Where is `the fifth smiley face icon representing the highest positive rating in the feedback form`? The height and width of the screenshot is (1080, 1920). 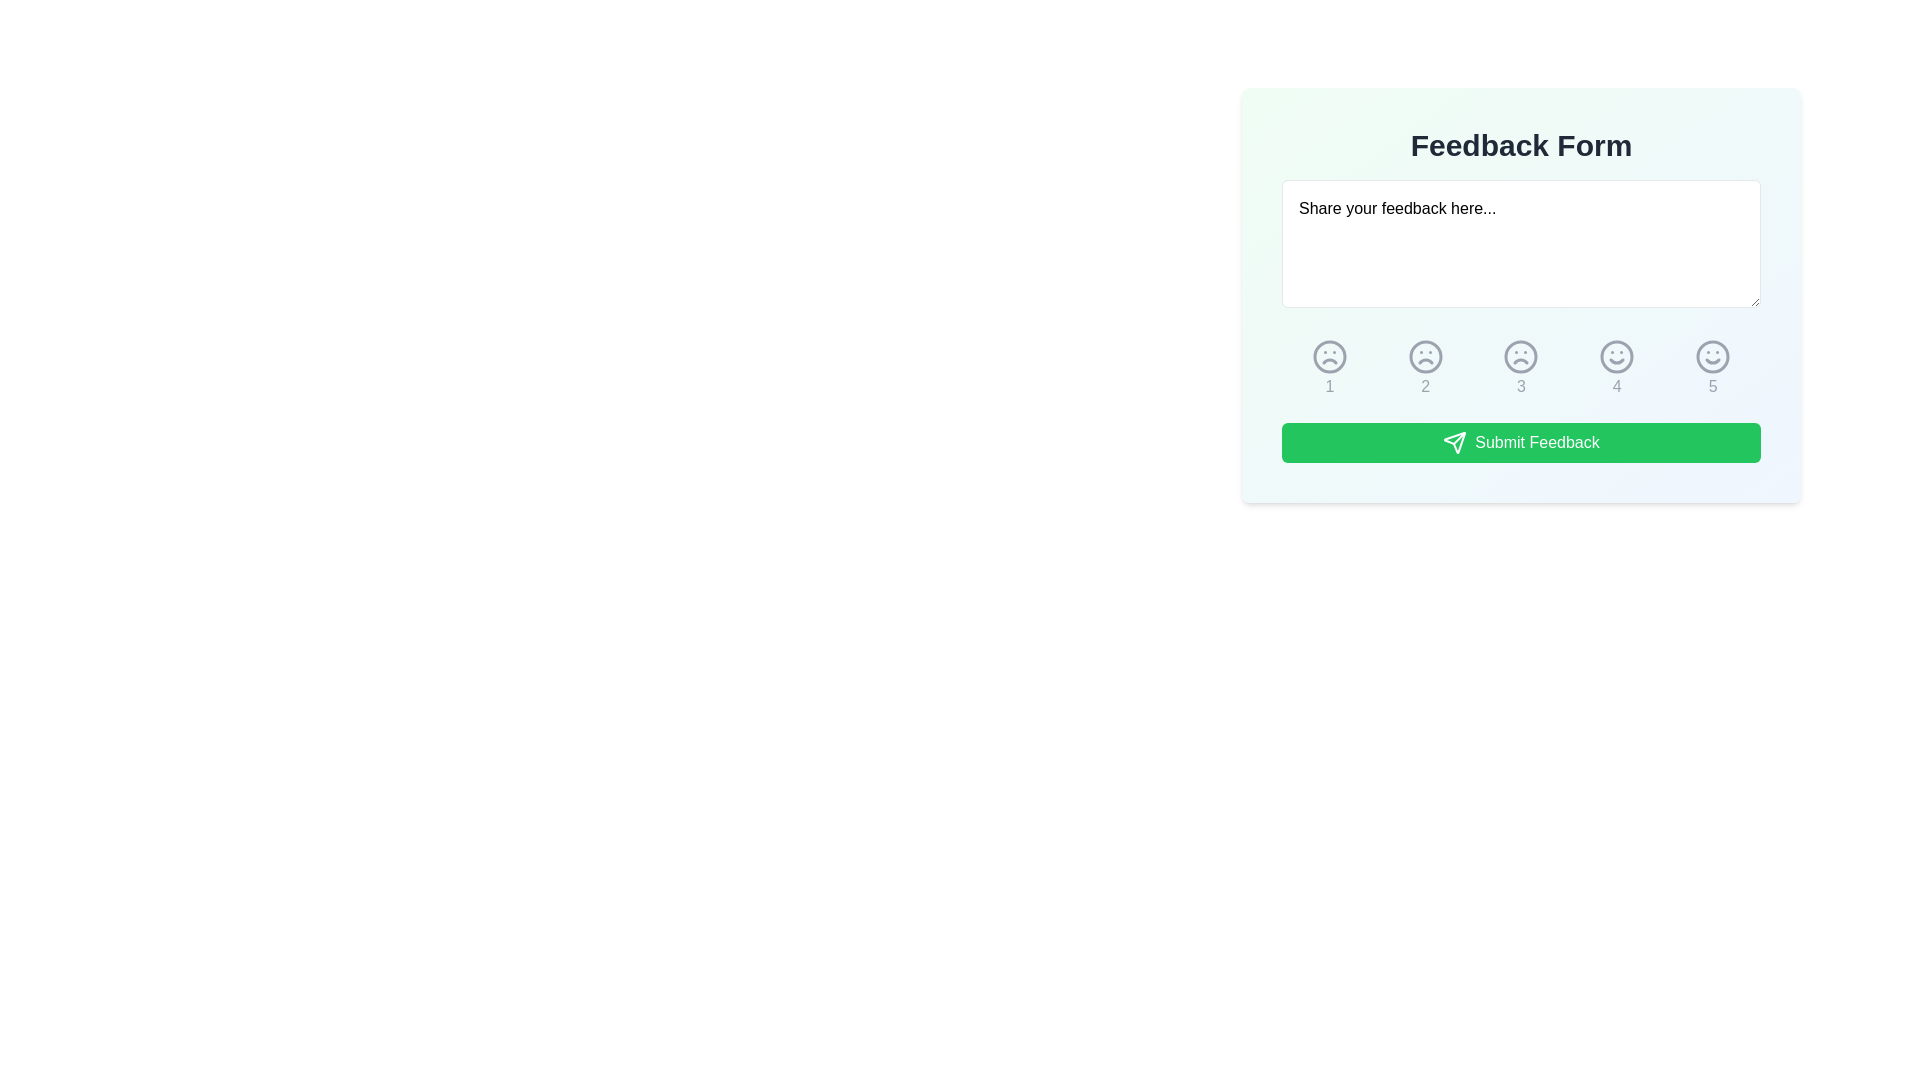 the fifth smiley face icon representing the highest positive rating in the feedback form is located at coordinates (1712, 369).